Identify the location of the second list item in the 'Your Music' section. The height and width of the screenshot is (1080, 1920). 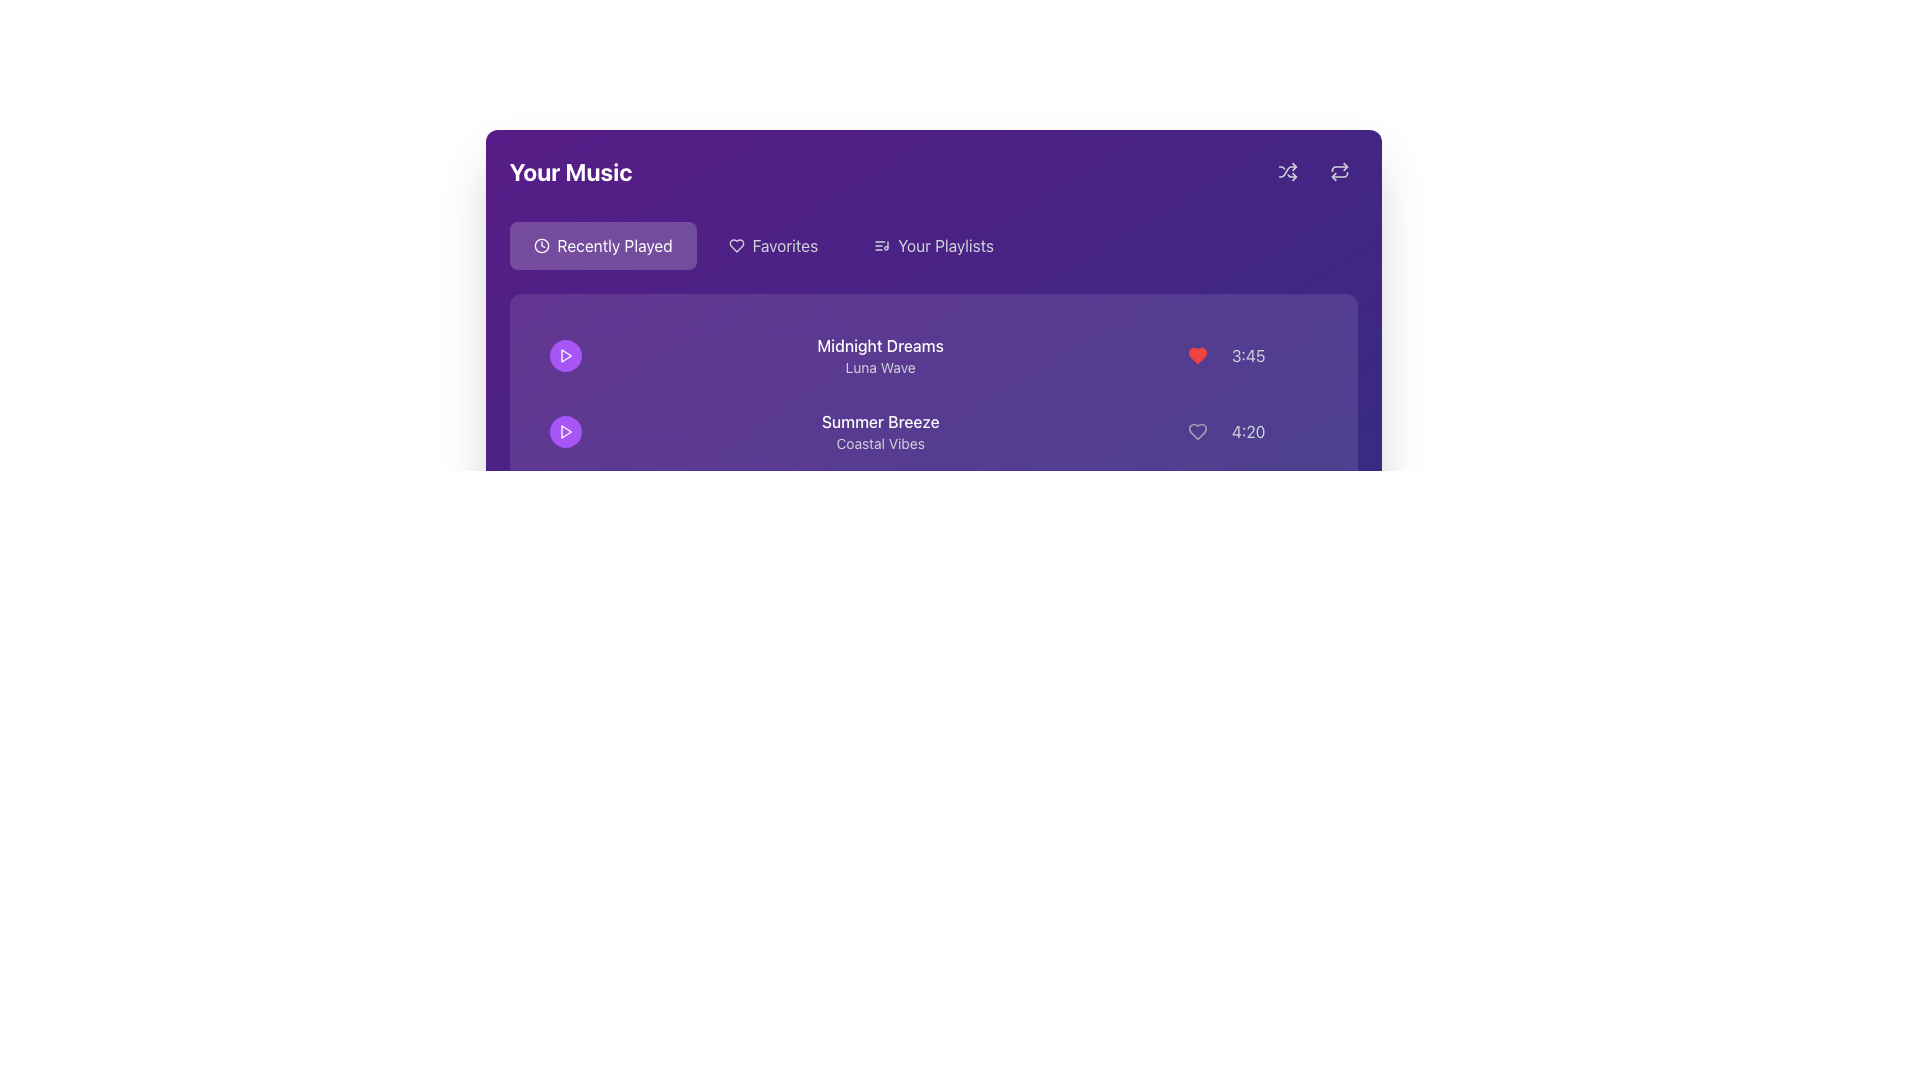
(932, 431).